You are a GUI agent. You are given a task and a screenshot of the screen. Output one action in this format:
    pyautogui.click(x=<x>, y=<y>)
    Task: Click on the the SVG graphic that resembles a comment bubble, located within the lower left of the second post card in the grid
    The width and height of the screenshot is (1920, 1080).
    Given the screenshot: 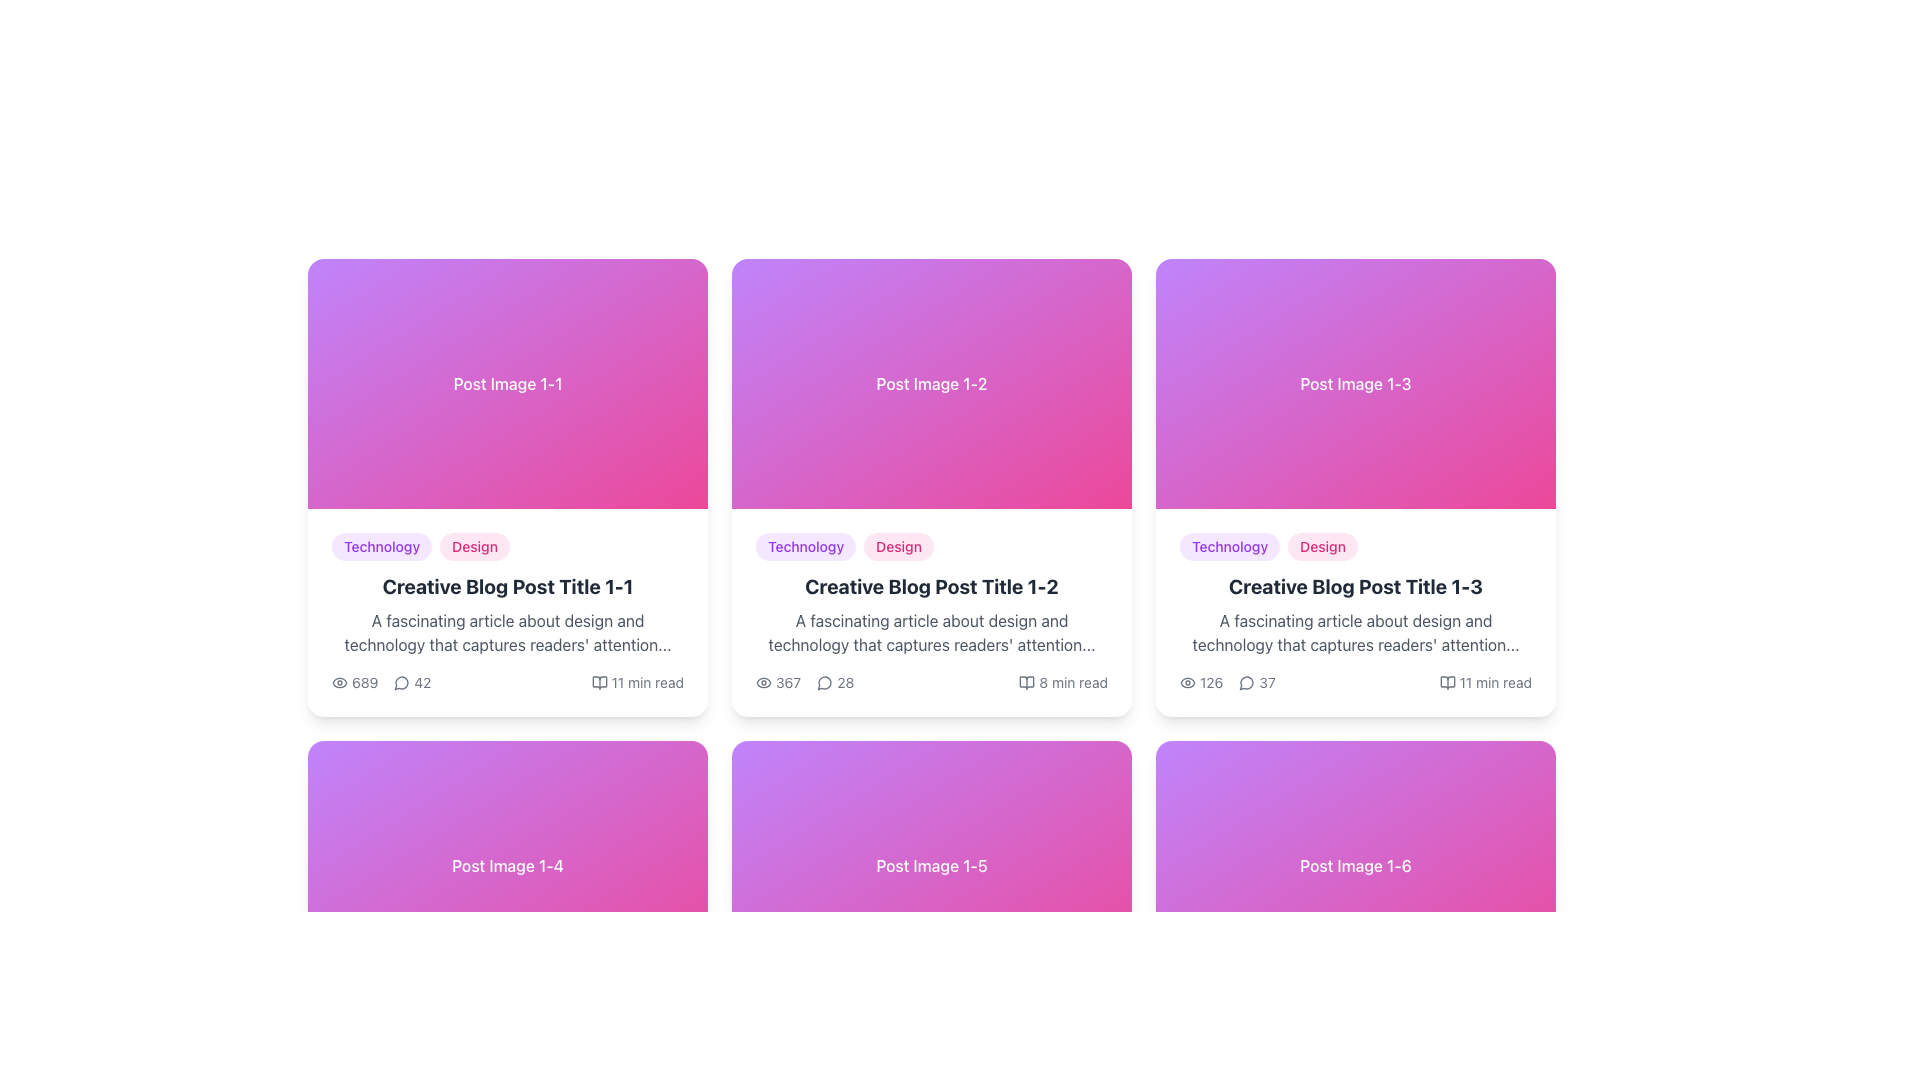 What is the action you would take?
    pyautogui.click(x=824, y=682)
    